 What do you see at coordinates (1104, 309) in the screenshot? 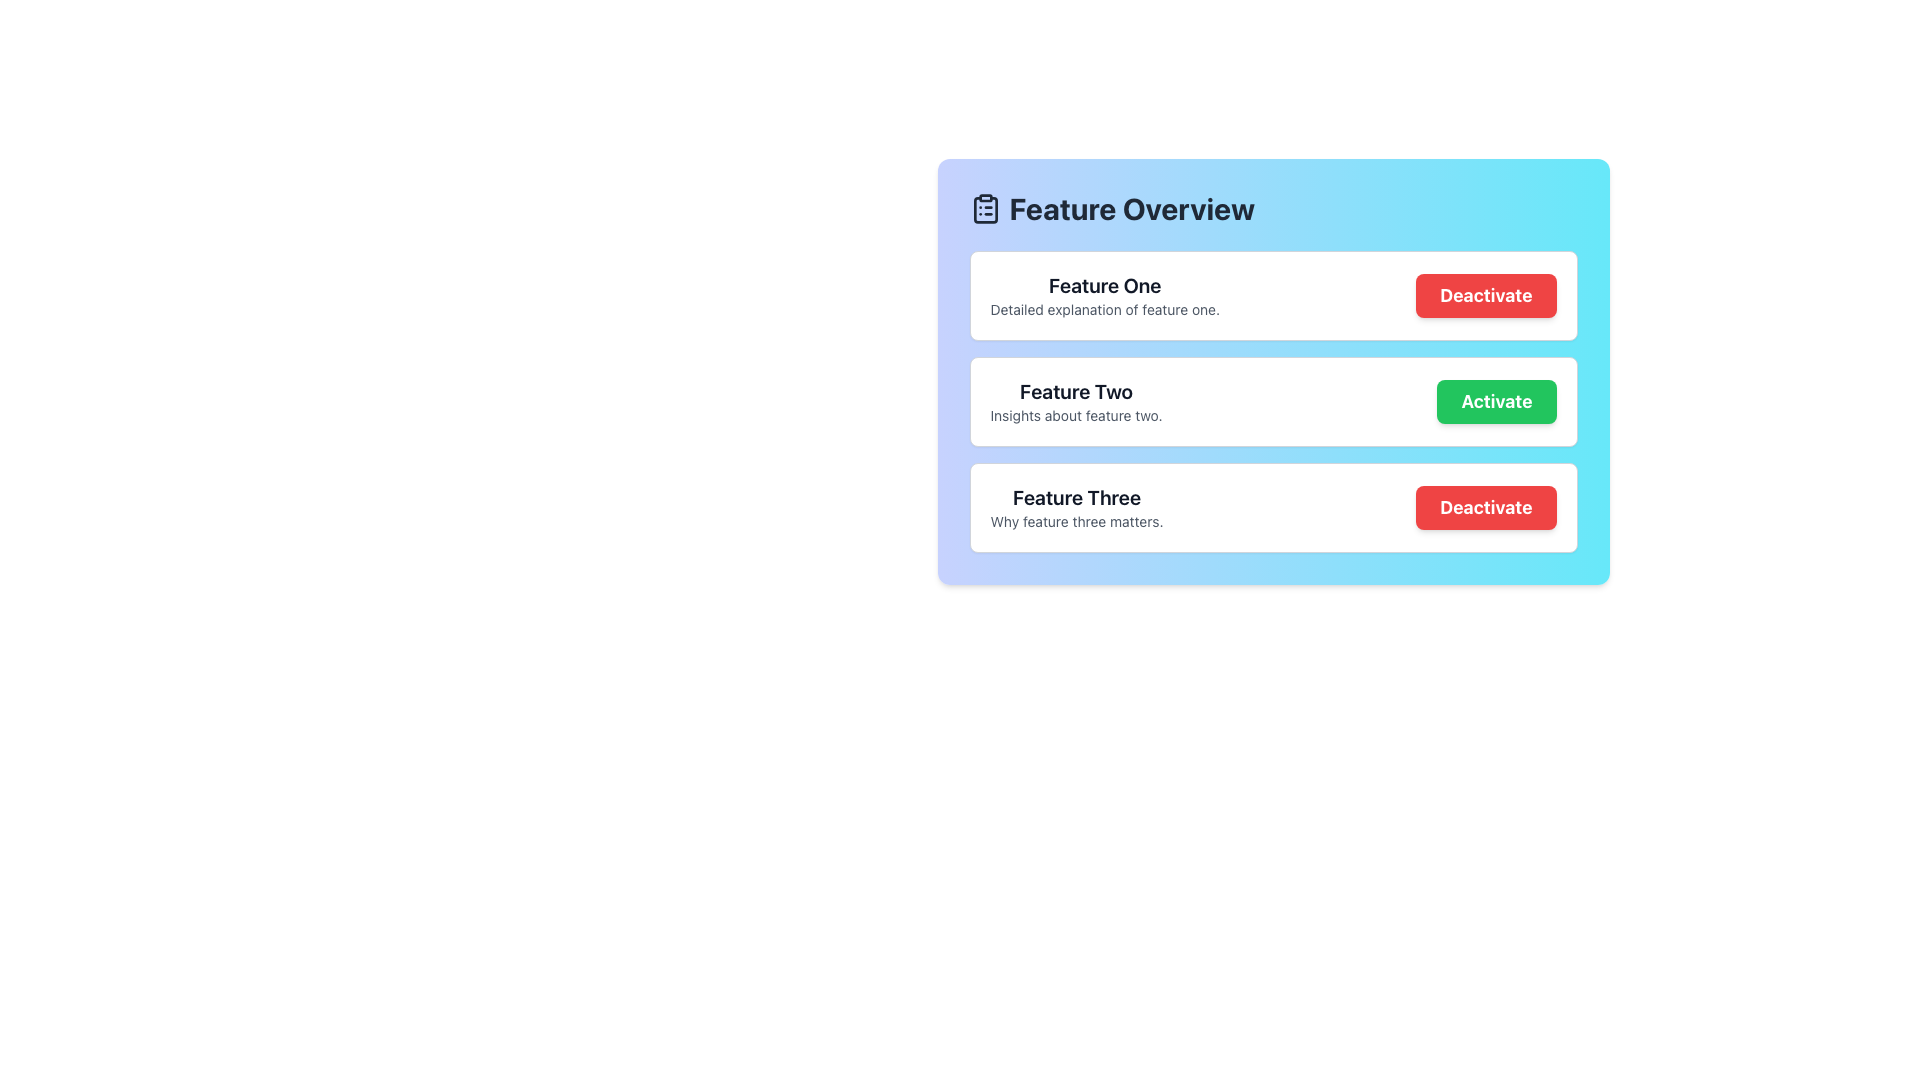
I see `the text snippet reading 'Detailed explanation of feature one.' which is styled in gray color and located beneath the heading 'Feature One.'` at bounding box center [1104, 309].